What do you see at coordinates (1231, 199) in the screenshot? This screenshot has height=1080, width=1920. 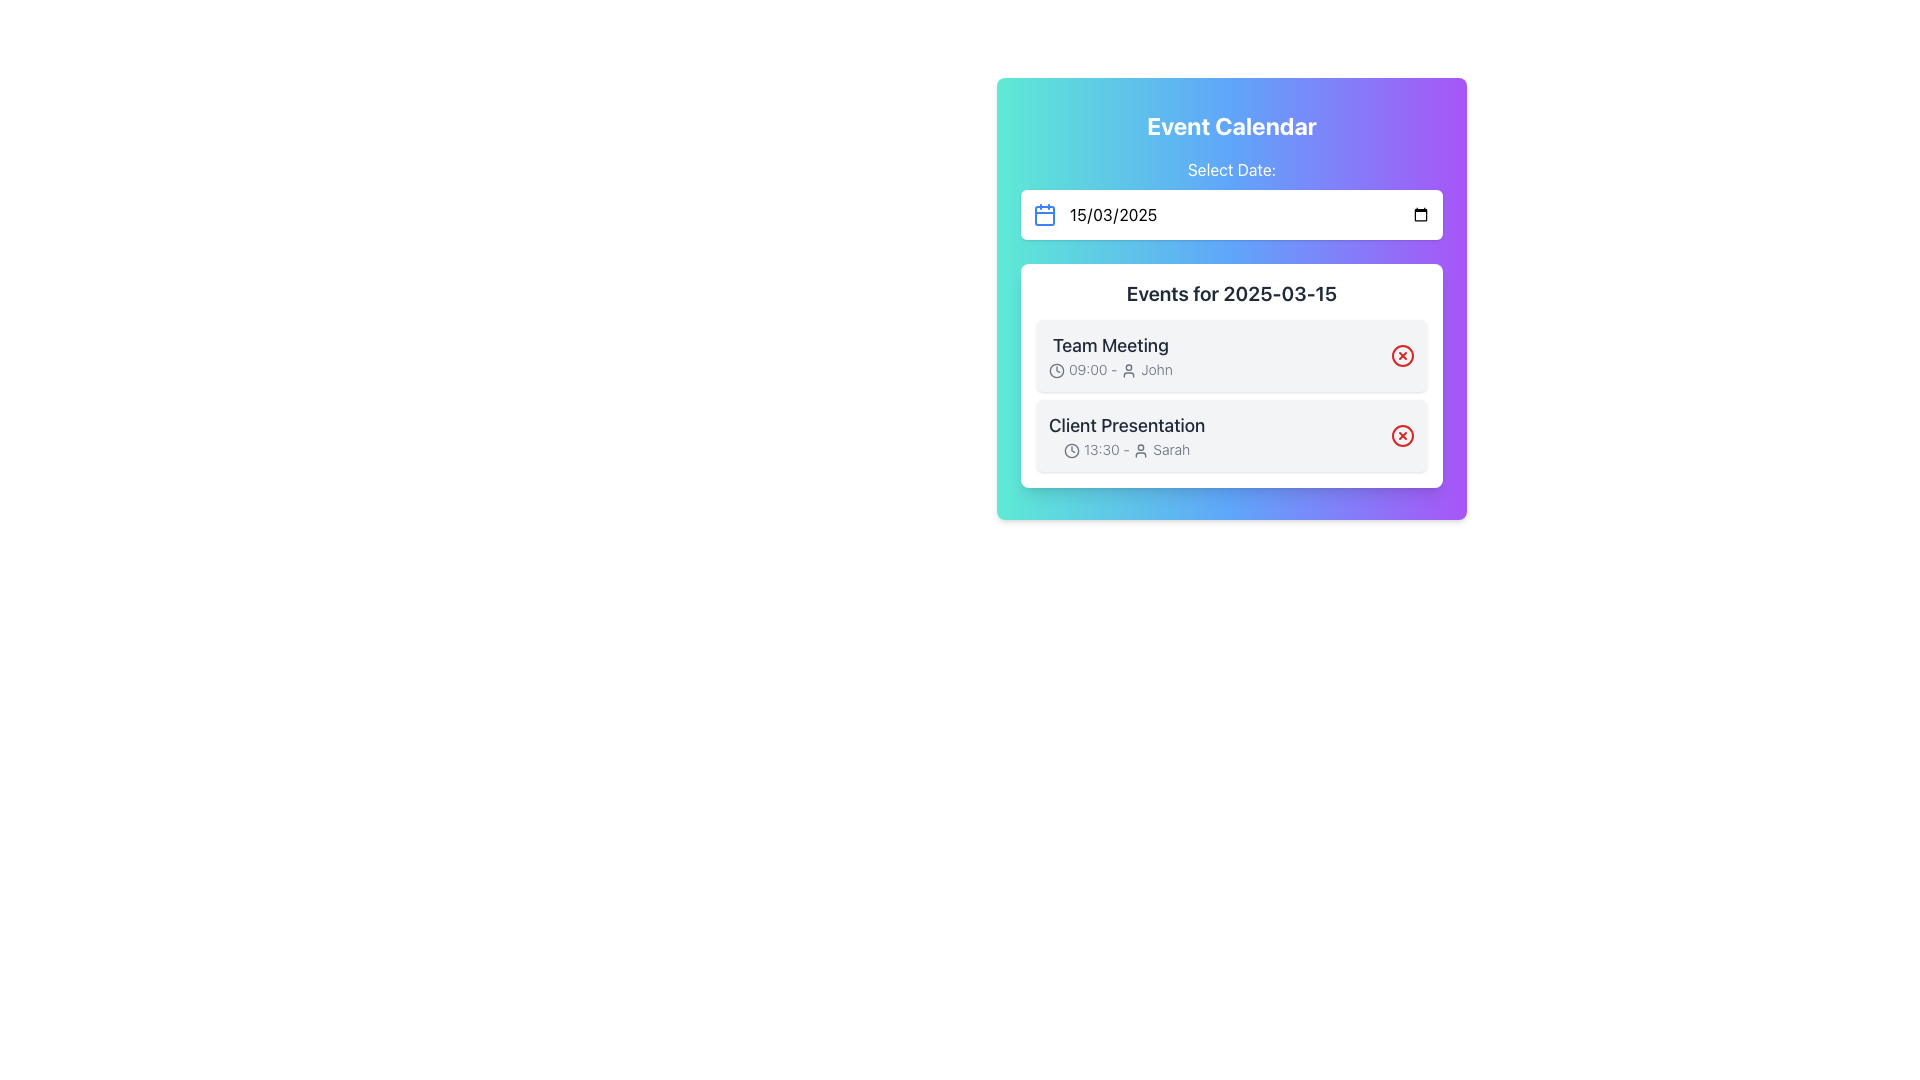 I see `the date selection field labeled 'Select Date:'` at bounding box center [1231, 199].